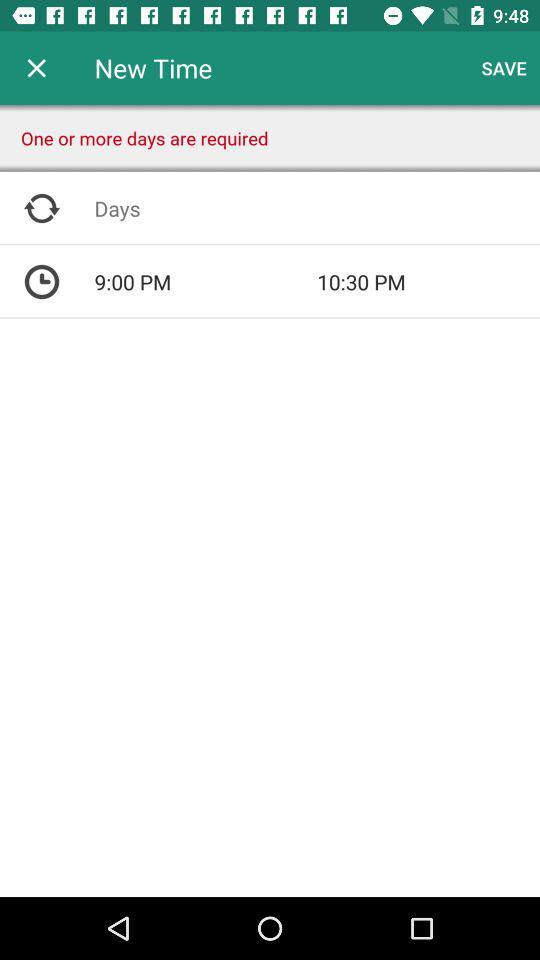 Image resolution: width=540 pixels, height=960 pixels. What do you see at coordinates (427, 281) in the screenshot?
I see `10:30 pm icon` at bounding box center [427, 281].